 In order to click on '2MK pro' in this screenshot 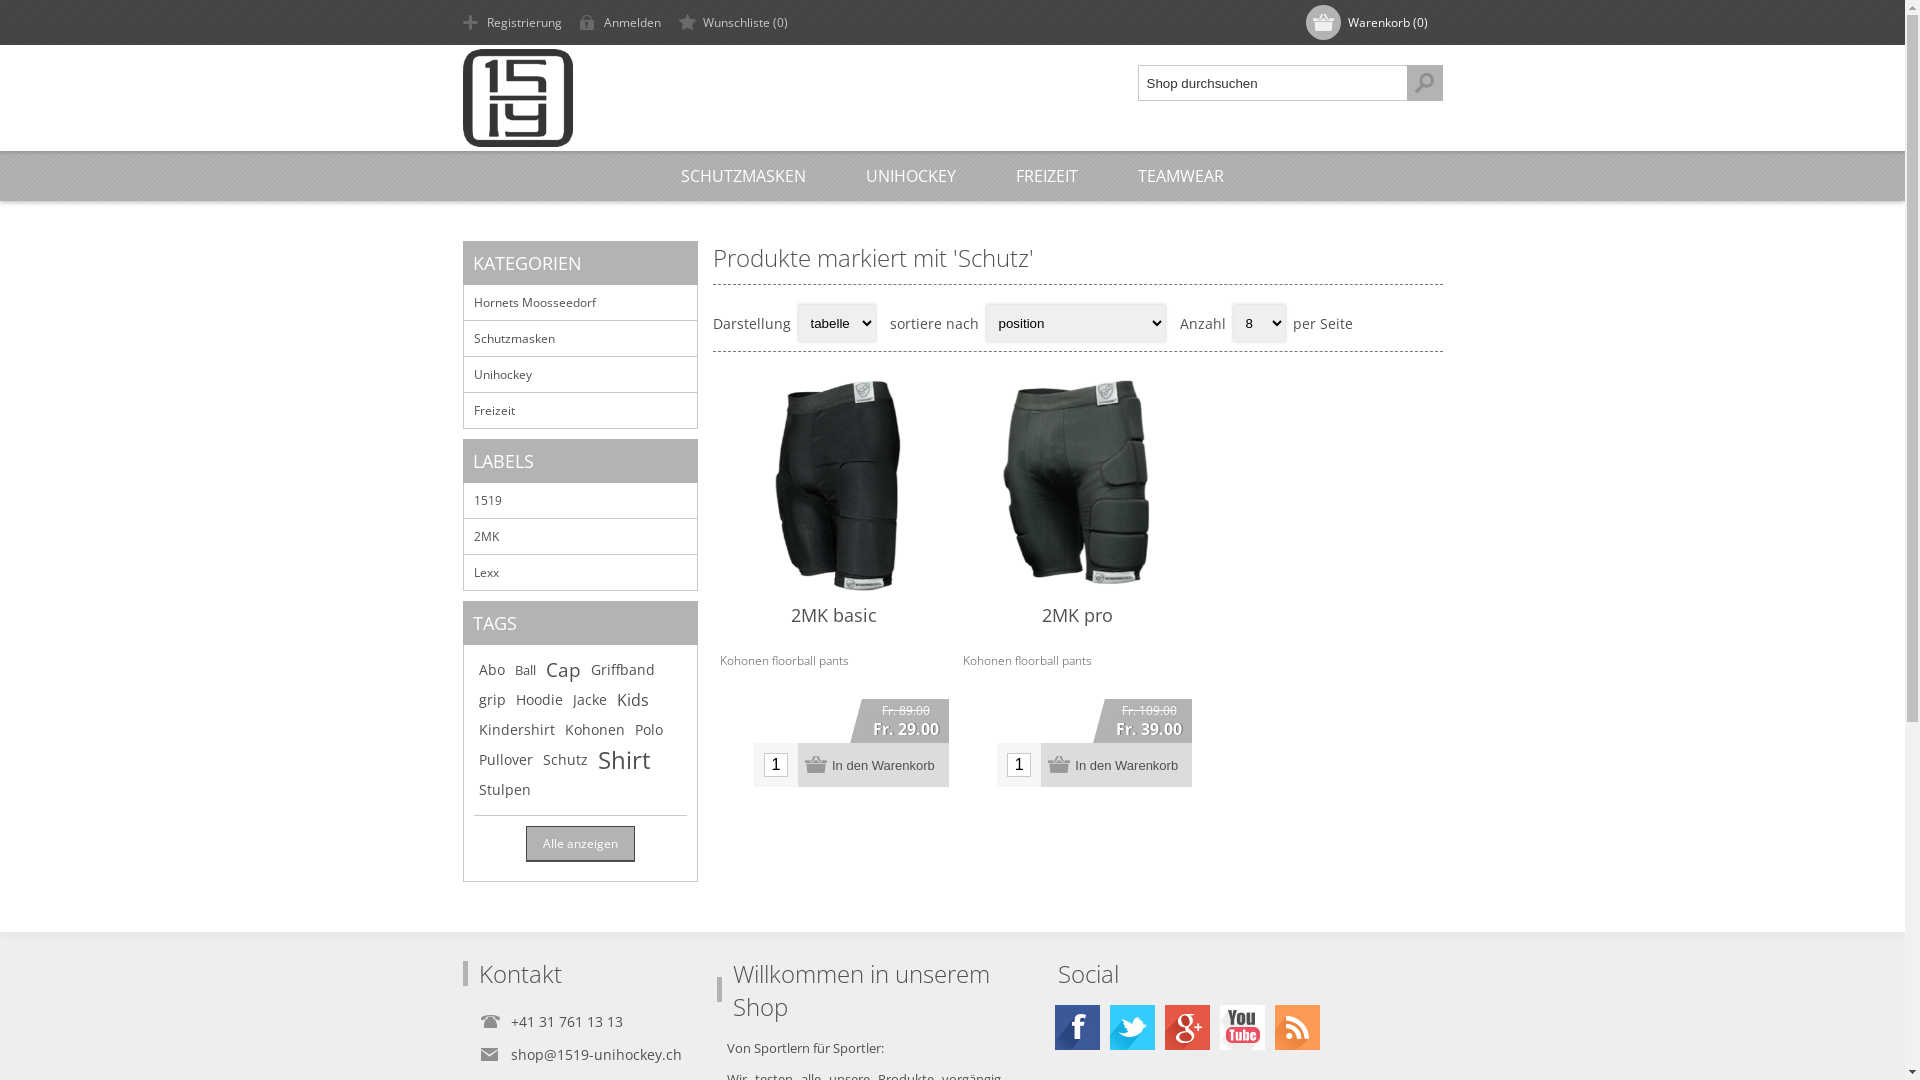, I will do `click(1076, 613)`.